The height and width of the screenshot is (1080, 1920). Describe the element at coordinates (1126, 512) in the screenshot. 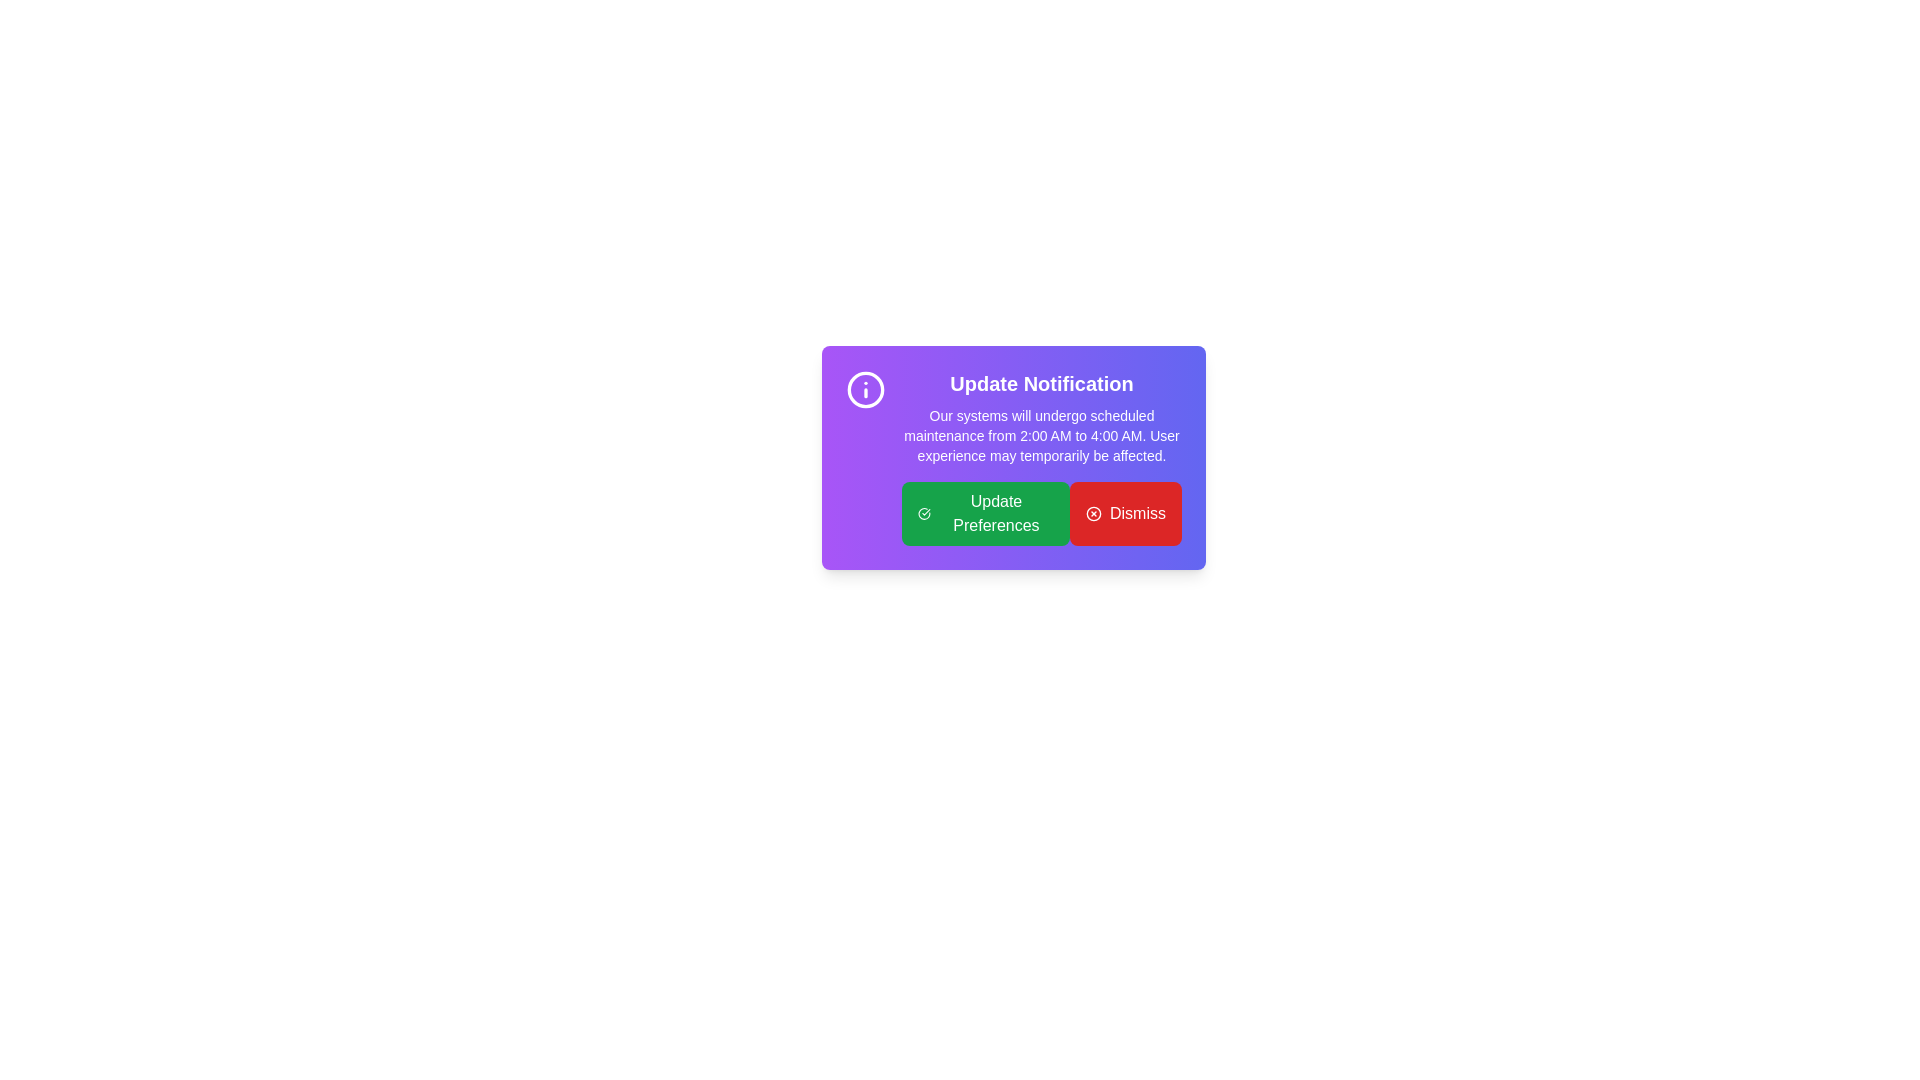

I see `'Dismiss' button to close the notification` at that location.